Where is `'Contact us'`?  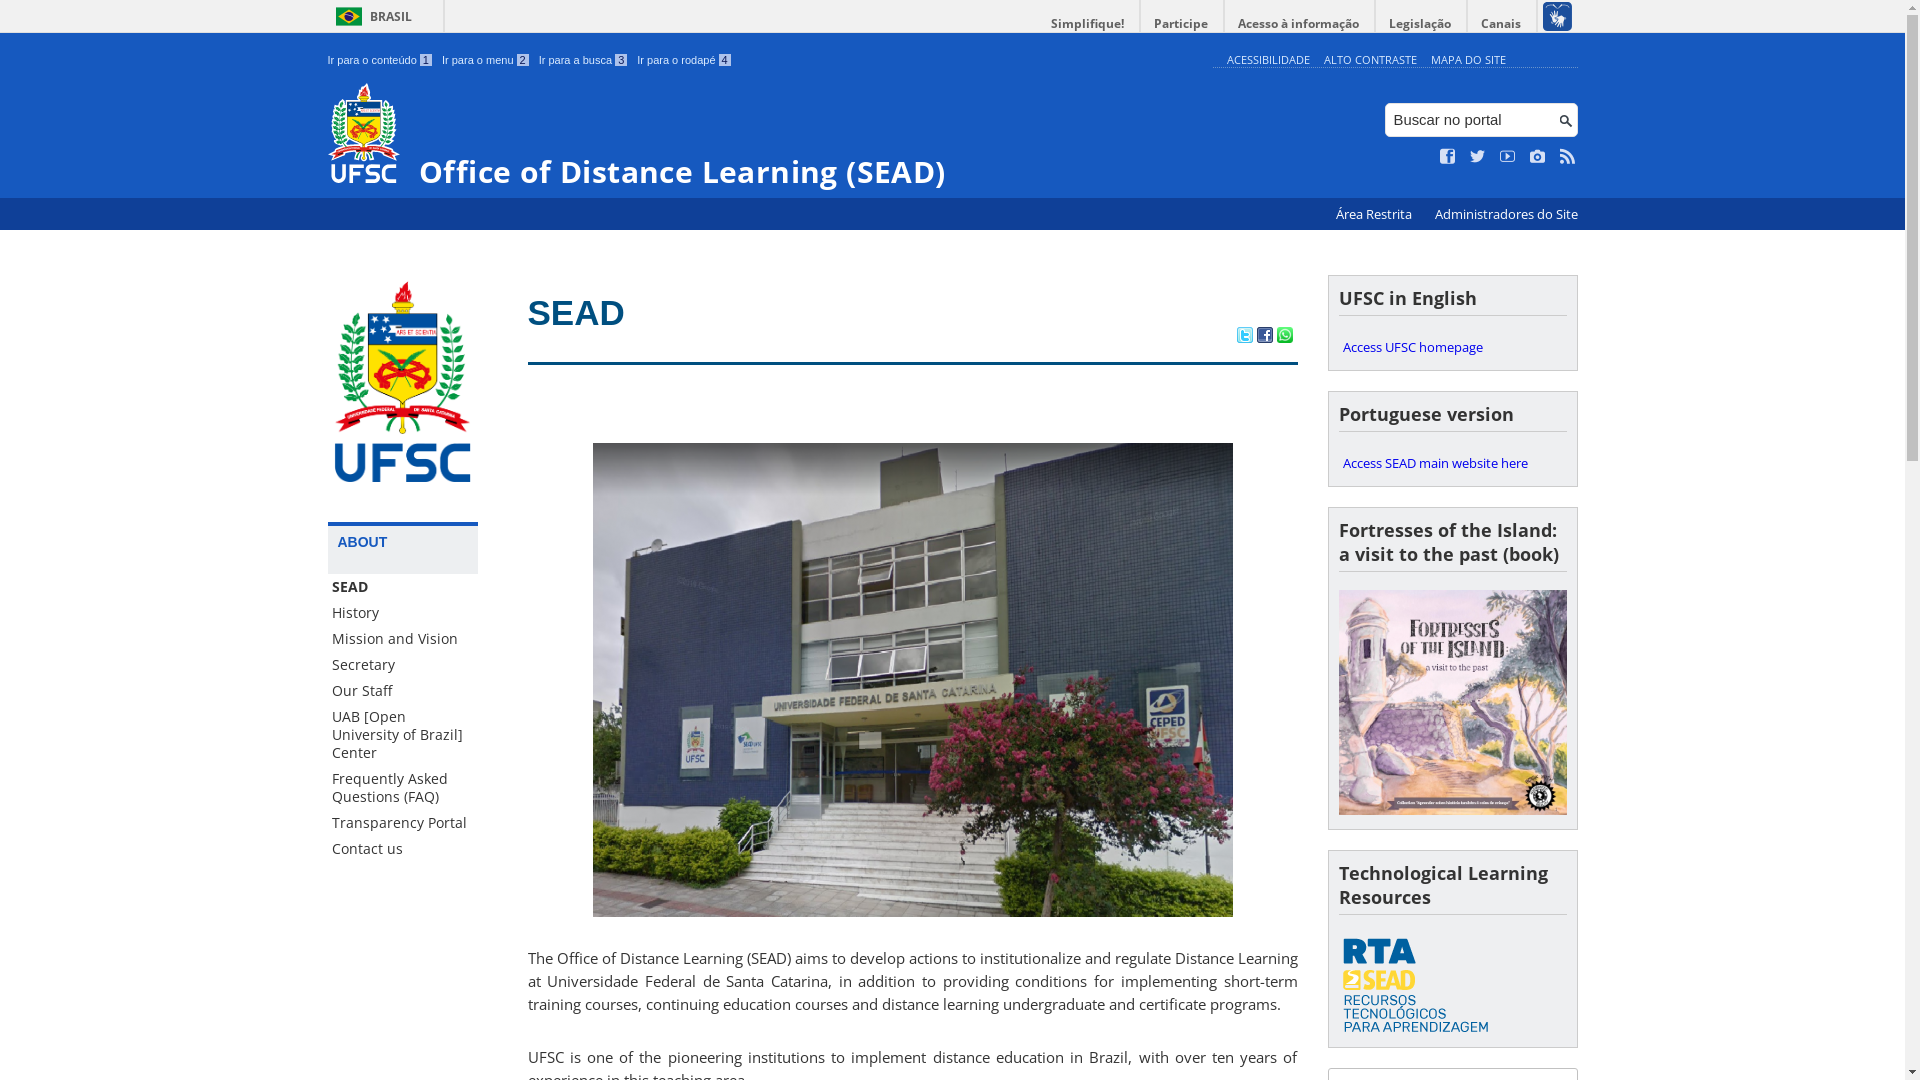 'Contact us' is located at coordinates (402, 848).